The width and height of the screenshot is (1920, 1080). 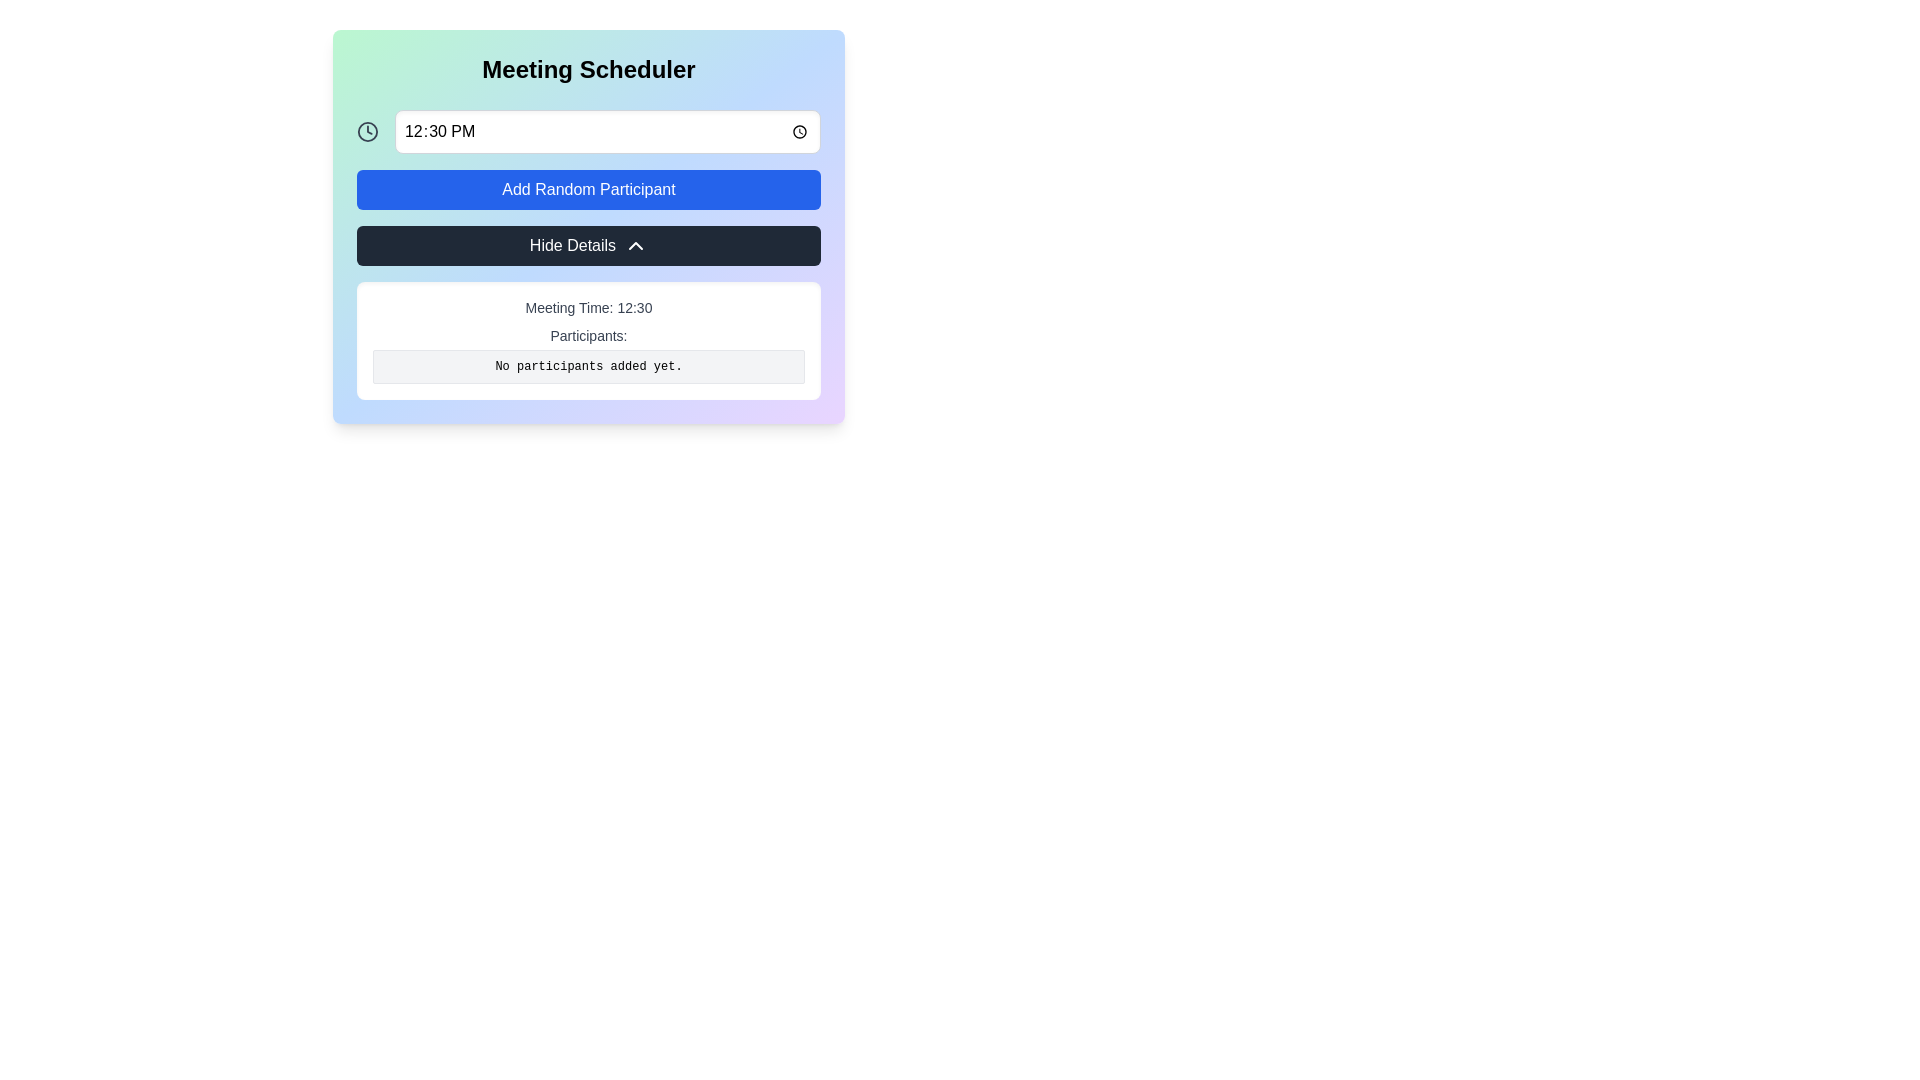 What do you see at coordinates (588, 245) in the screenshot?
I see `the third button located below the 'Add Random Participant' button` at bounding box center [588, 245].